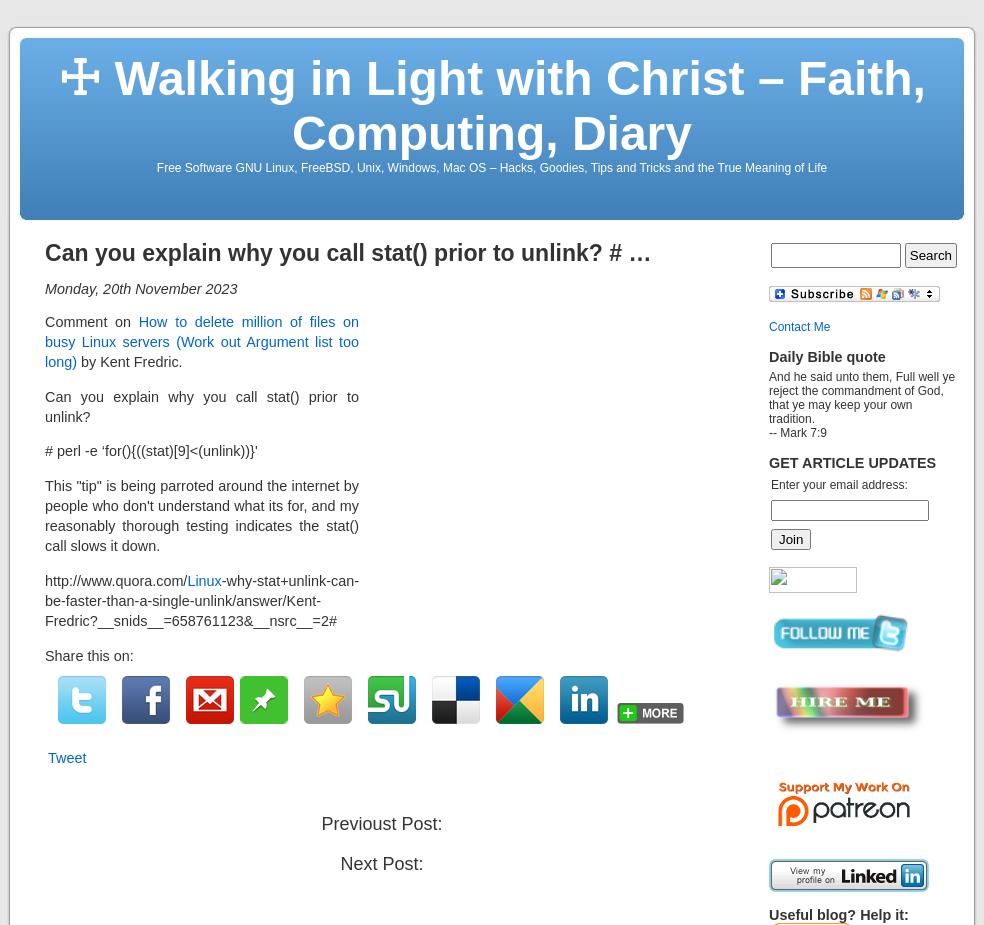 The width and height of the screenshot is (984, 925). Describe the element at coordinates (825, 355) in the screenshot. I see `'Daily Bible quote'` at that location.